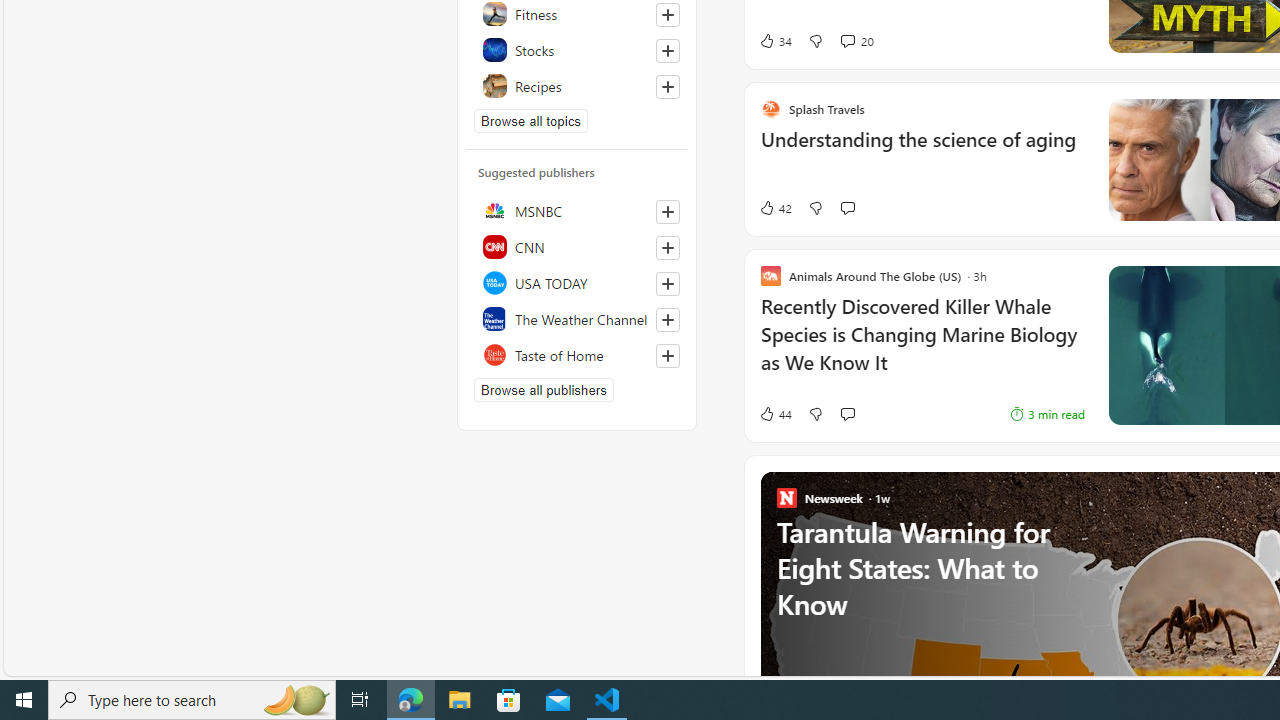  I want to click on 'Follow this source', so click(667, 355).